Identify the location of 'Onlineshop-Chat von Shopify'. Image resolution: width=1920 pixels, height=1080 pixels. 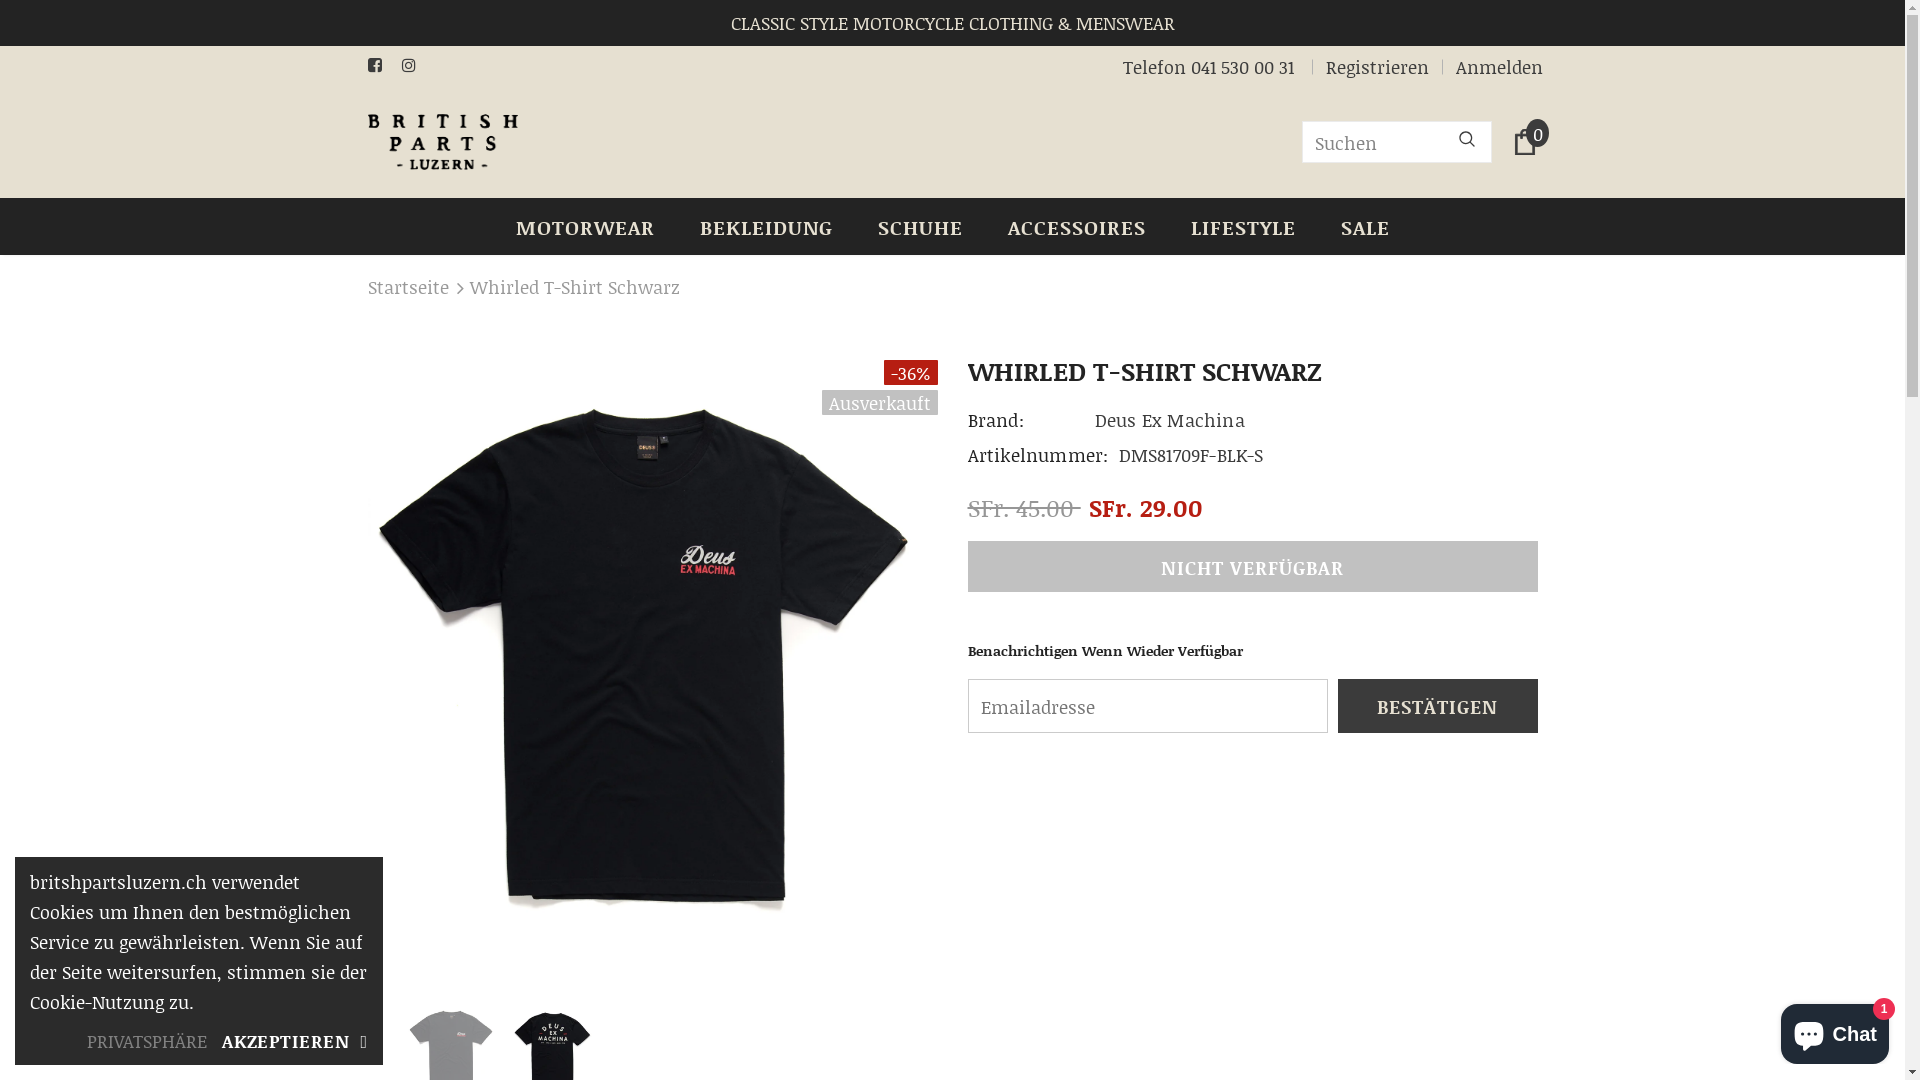
(1834, 1029).